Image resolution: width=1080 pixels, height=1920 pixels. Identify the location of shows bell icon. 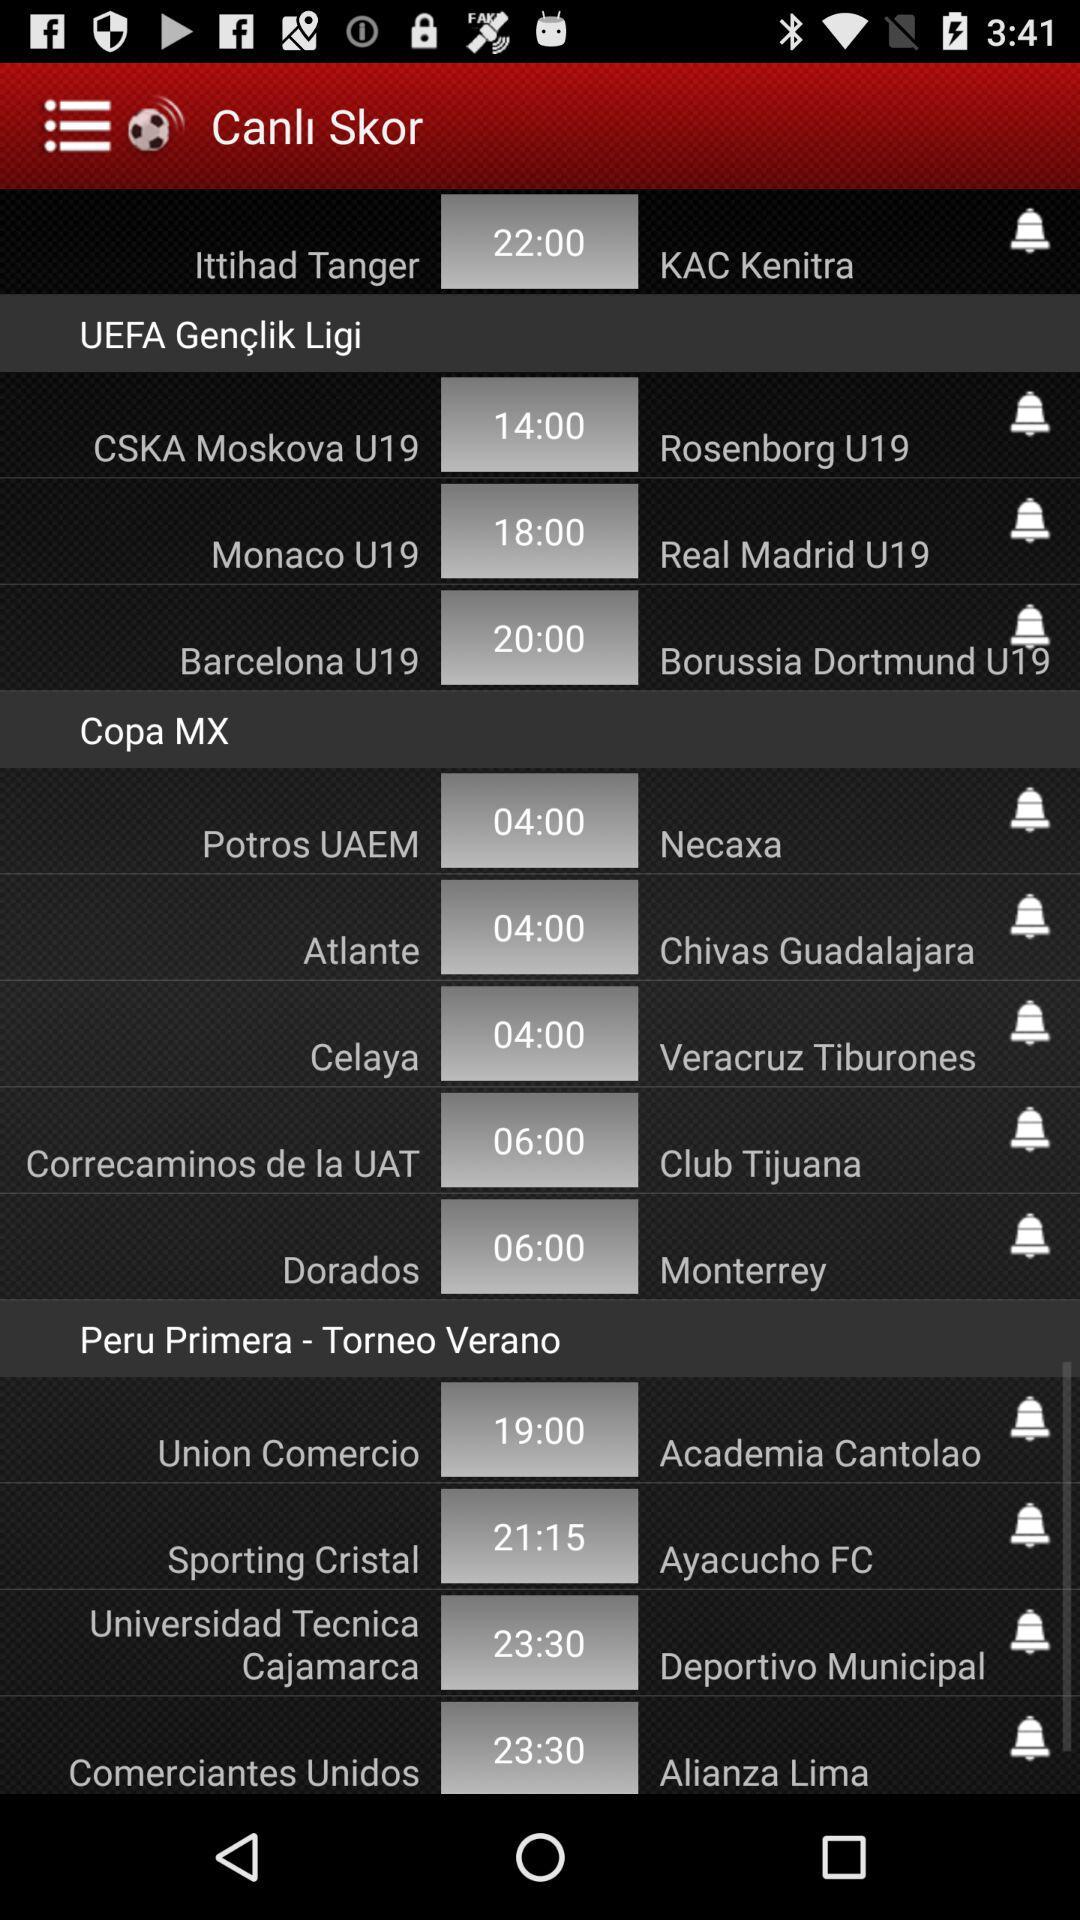
(1029, 1022).